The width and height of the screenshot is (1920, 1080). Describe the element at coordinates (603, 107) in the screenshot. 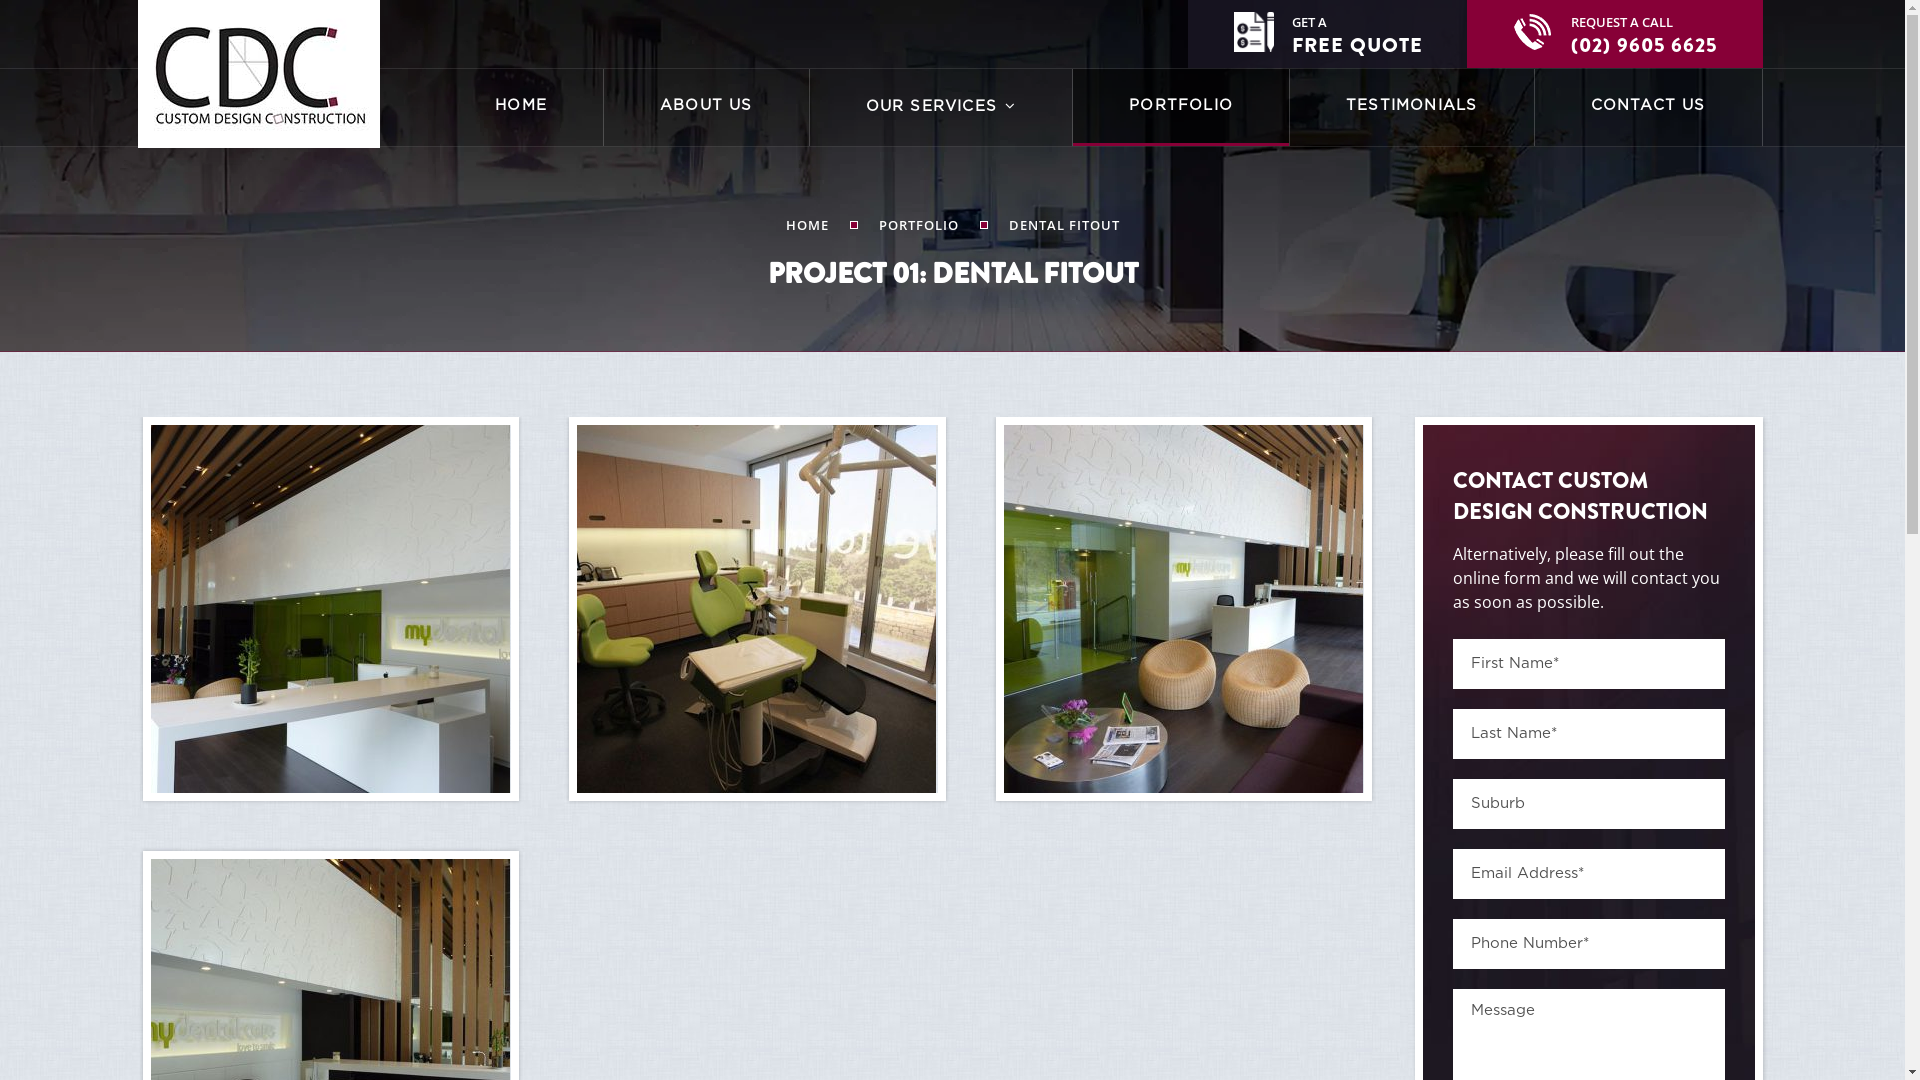

I see `'ABOUT US'` at that location.